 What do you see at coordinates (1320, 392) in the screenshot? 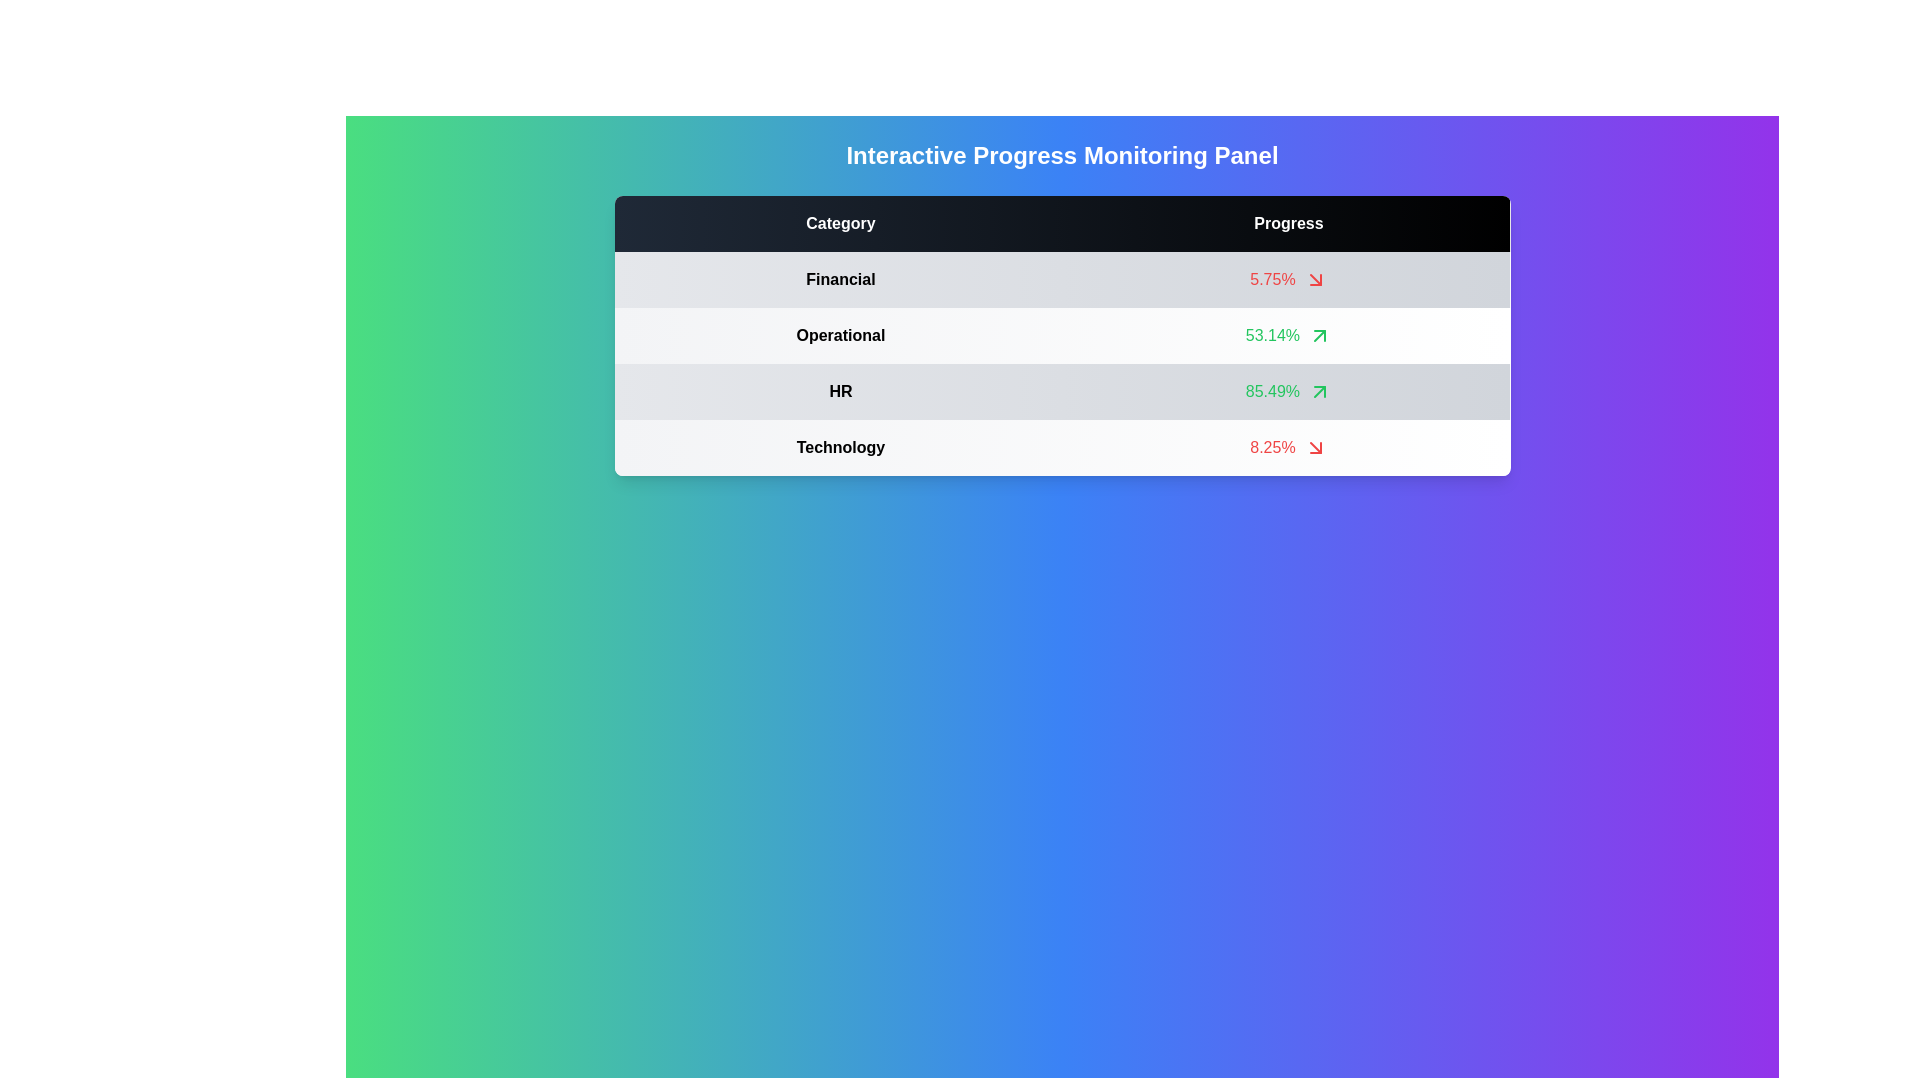
I see `the arrow indicator next to the progress value for the category HR` at bounding box center [1320, 392].